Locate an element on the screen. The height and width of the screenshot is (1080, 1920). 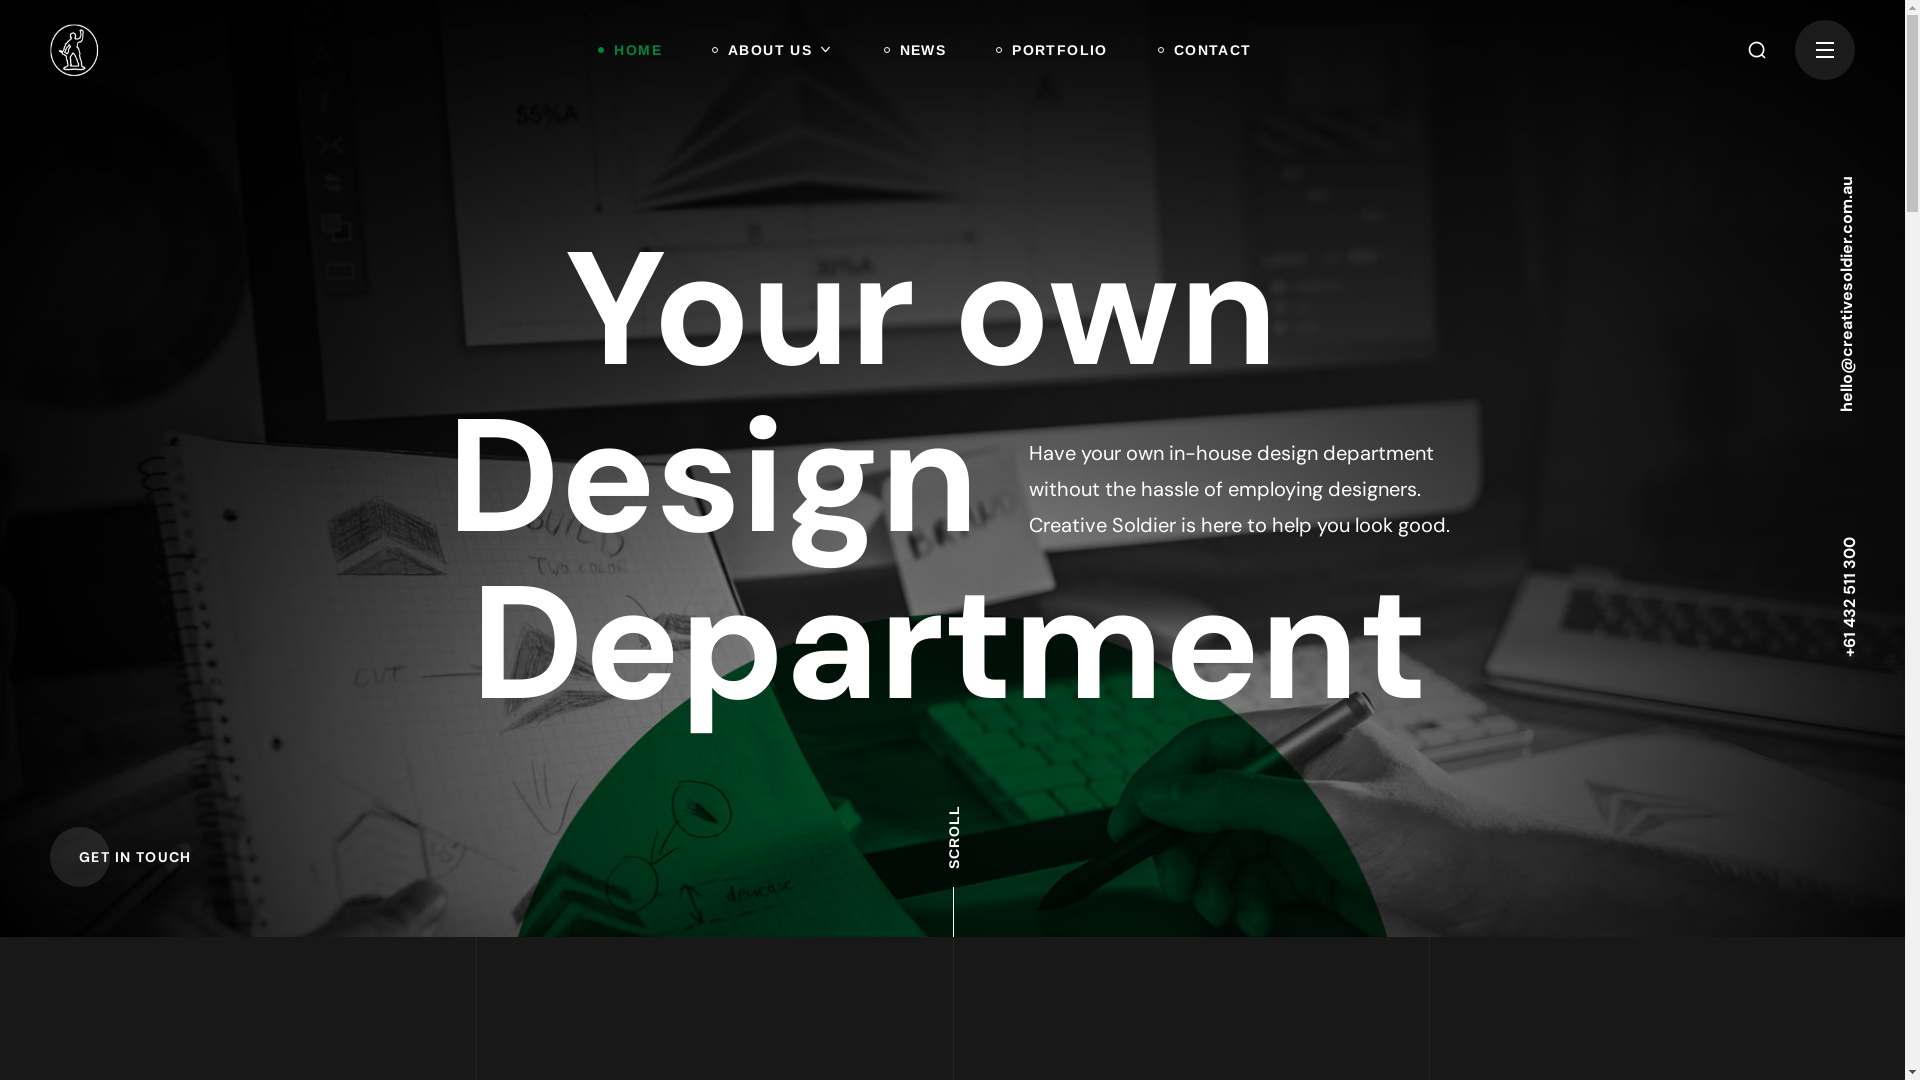
'HOME' is located at coordinates (628, 49).